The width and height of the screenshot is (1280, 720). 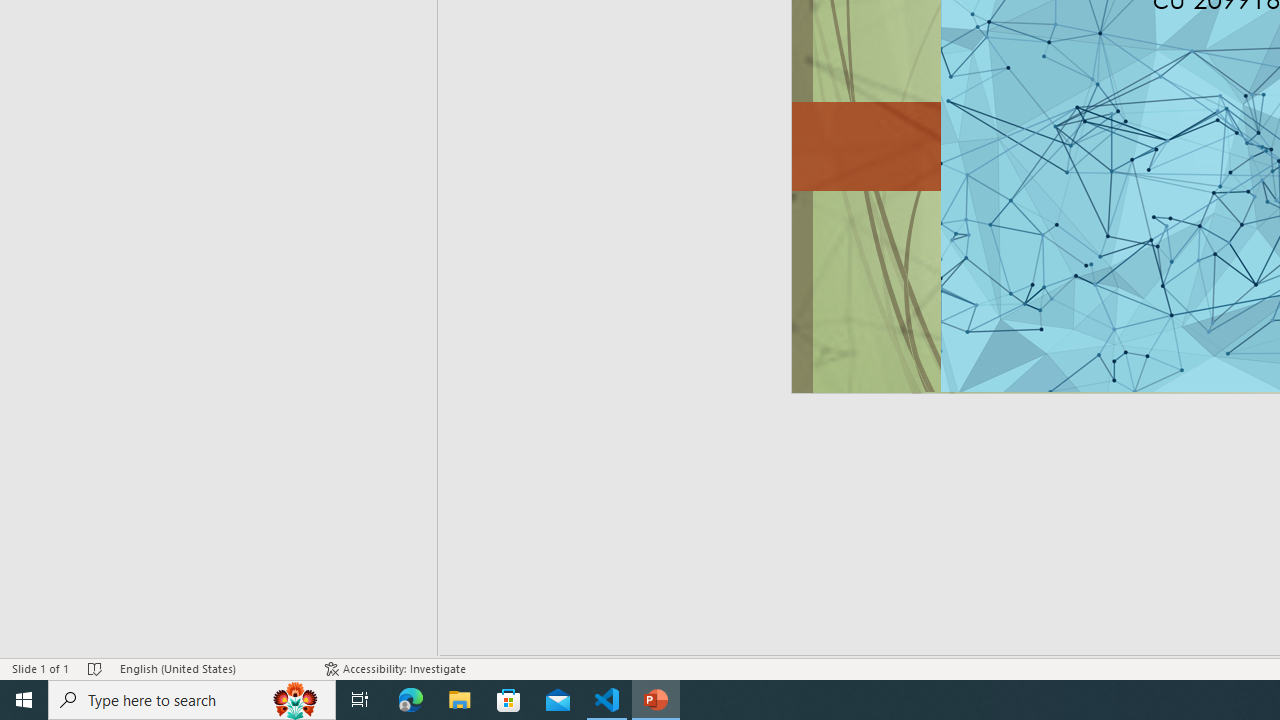 I want to click on 'Search highlights icon opens search home window', so click(x=294, y=698).